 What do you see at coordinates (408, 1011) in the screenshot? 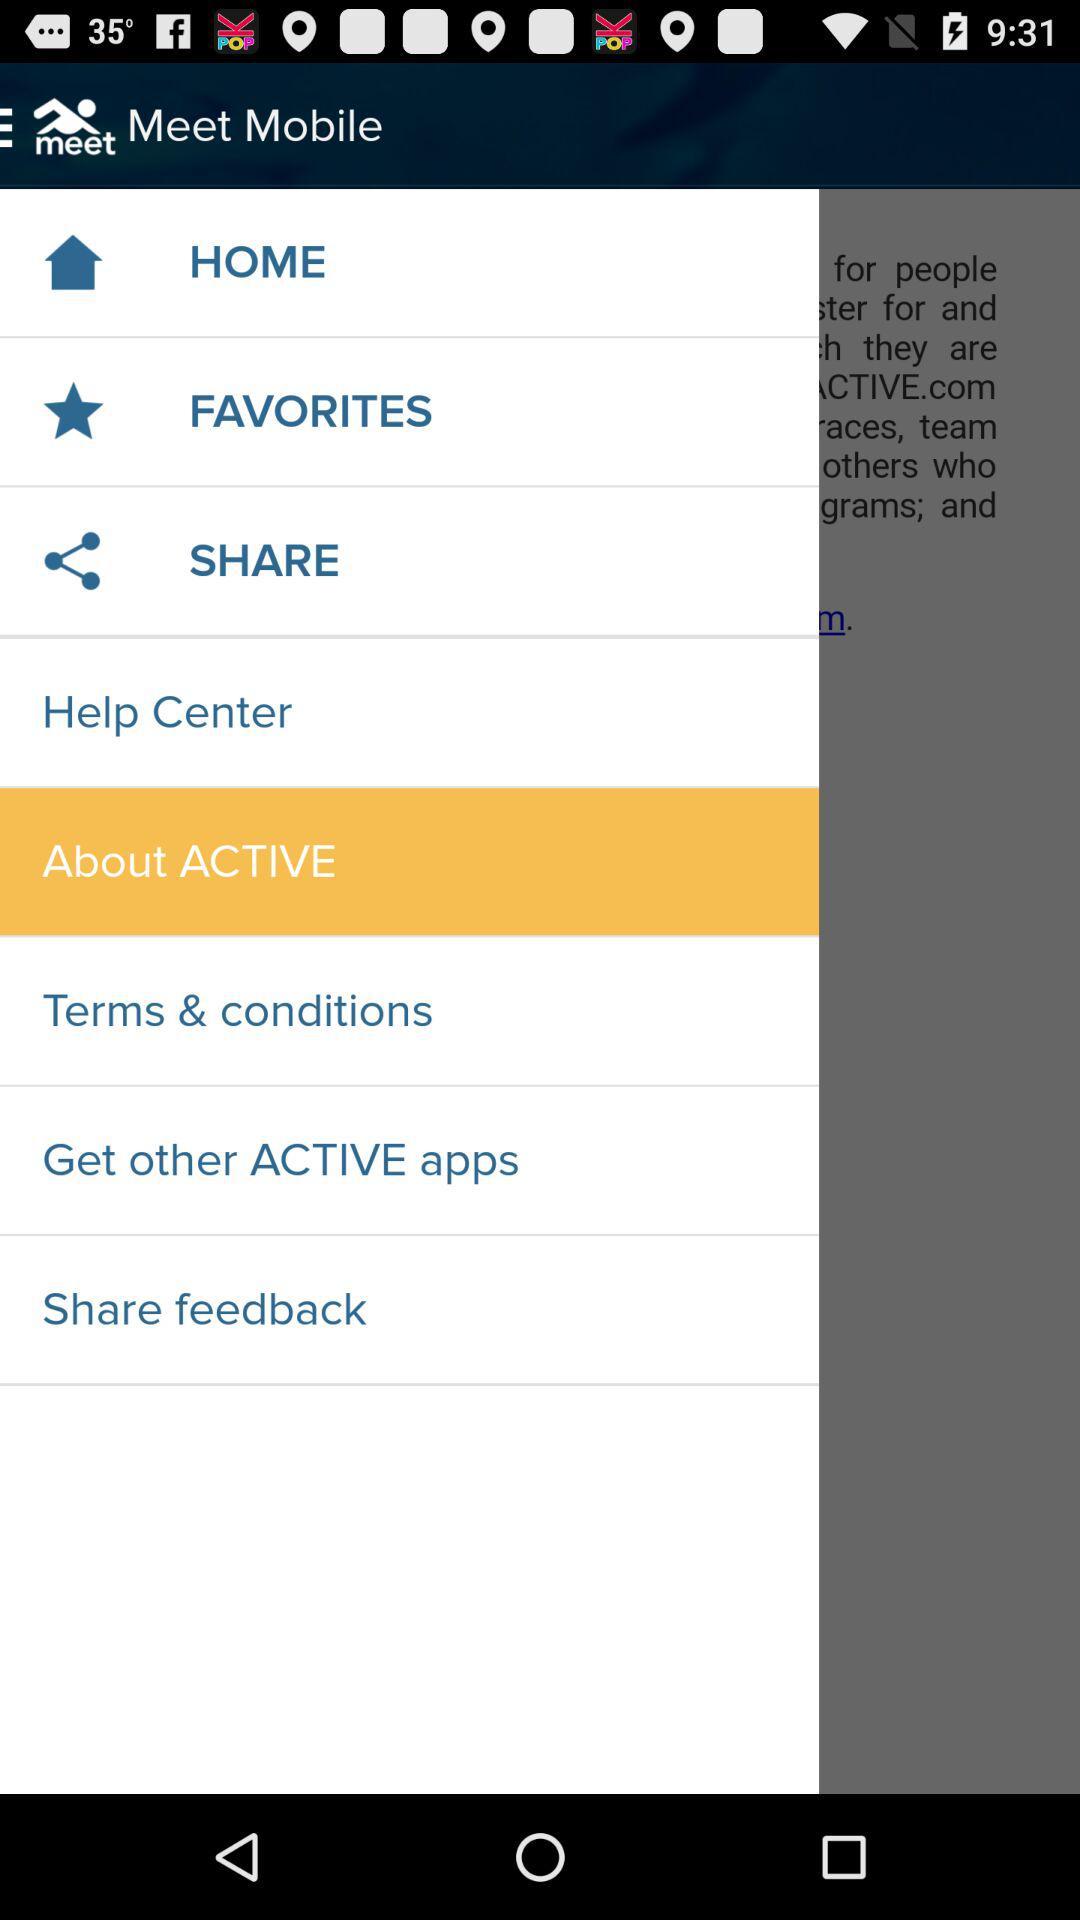
I see `terms & conditions` at bounding box center [408, 1011].